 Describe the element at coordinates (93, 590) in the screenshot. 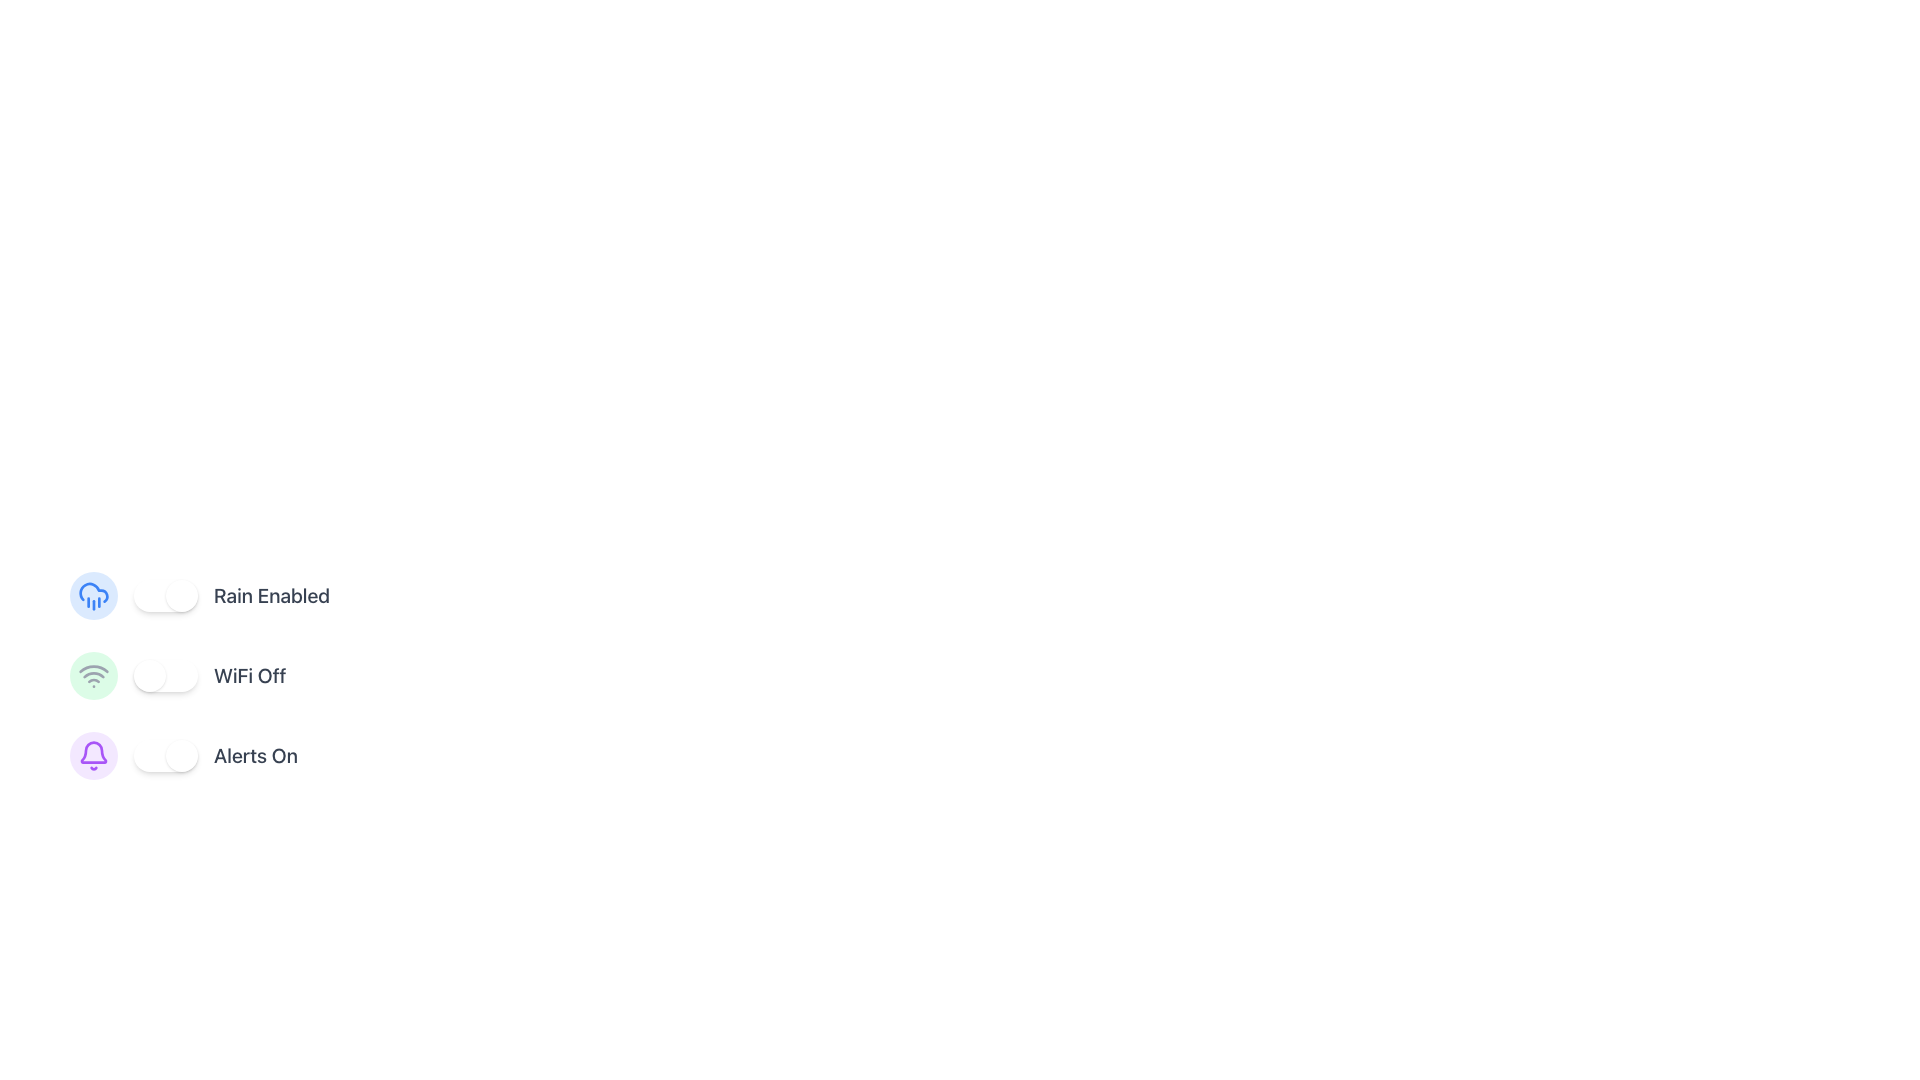

I see `the 'Rain Enabled' icon, which visually represents rain with vertical lines below the cloud` at that location.